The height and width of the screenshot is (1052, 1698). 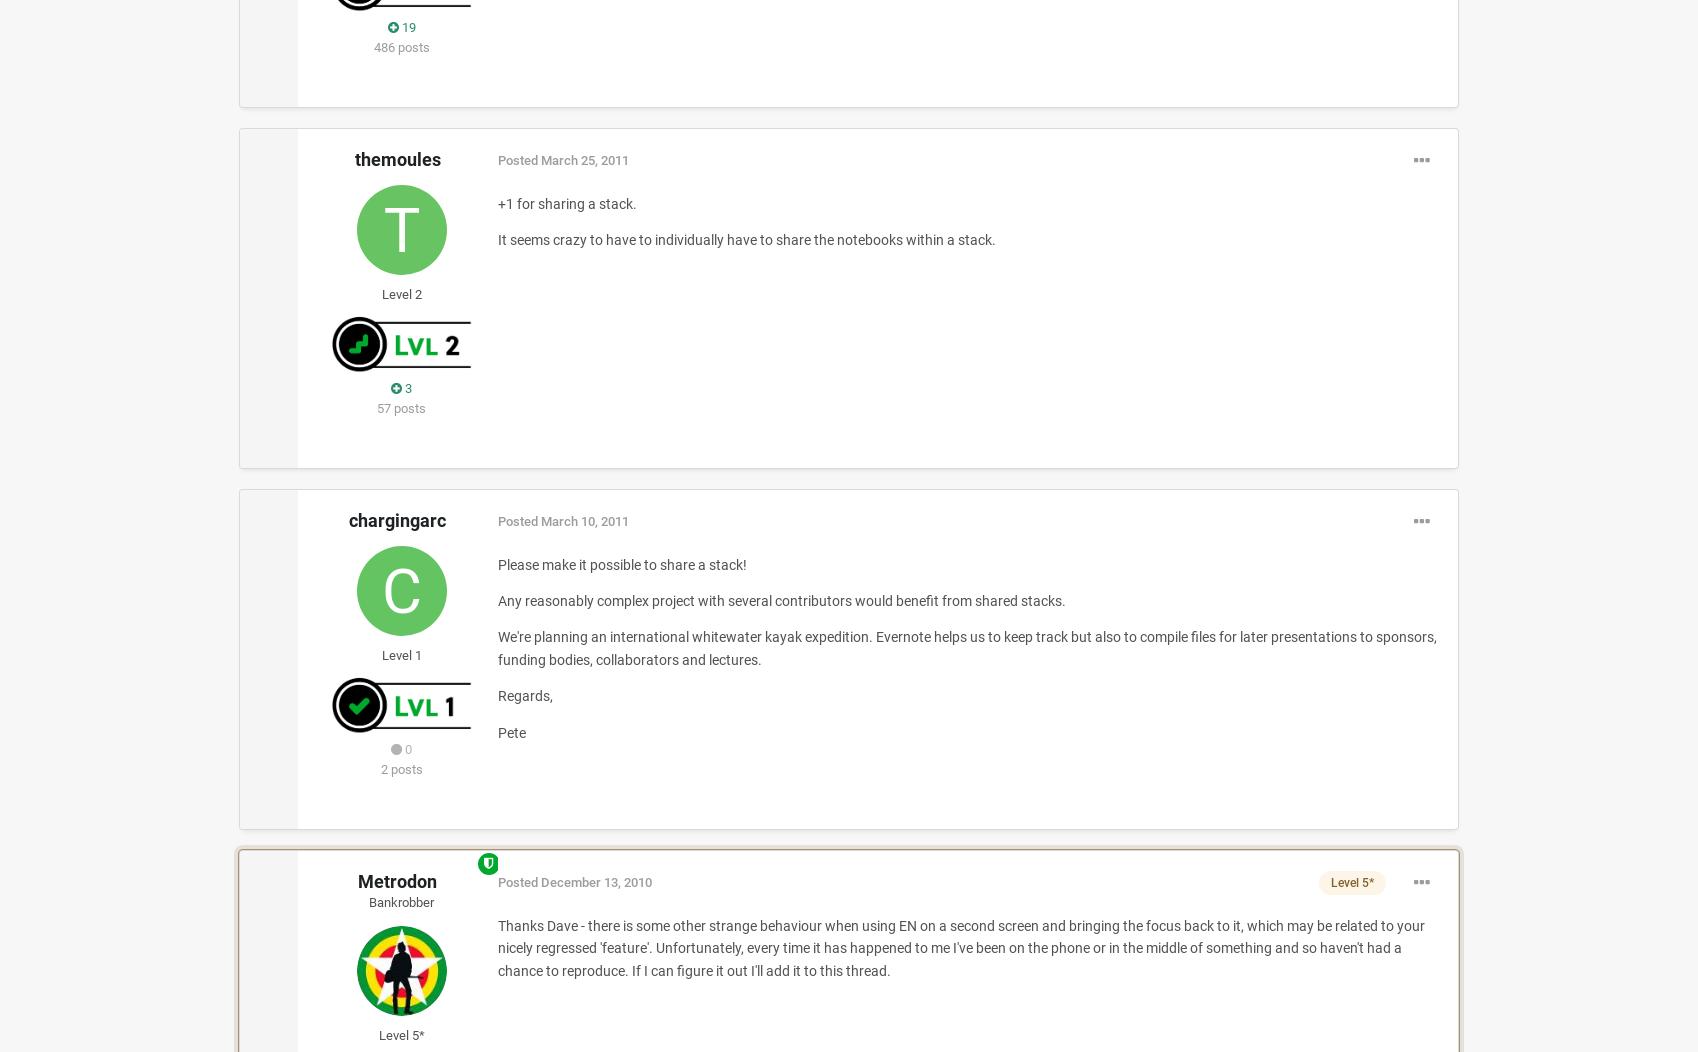 What do you see at coordinates (524, 695) in the screenshot?
I see `'Regards,'` at bounding box center [524, 695].